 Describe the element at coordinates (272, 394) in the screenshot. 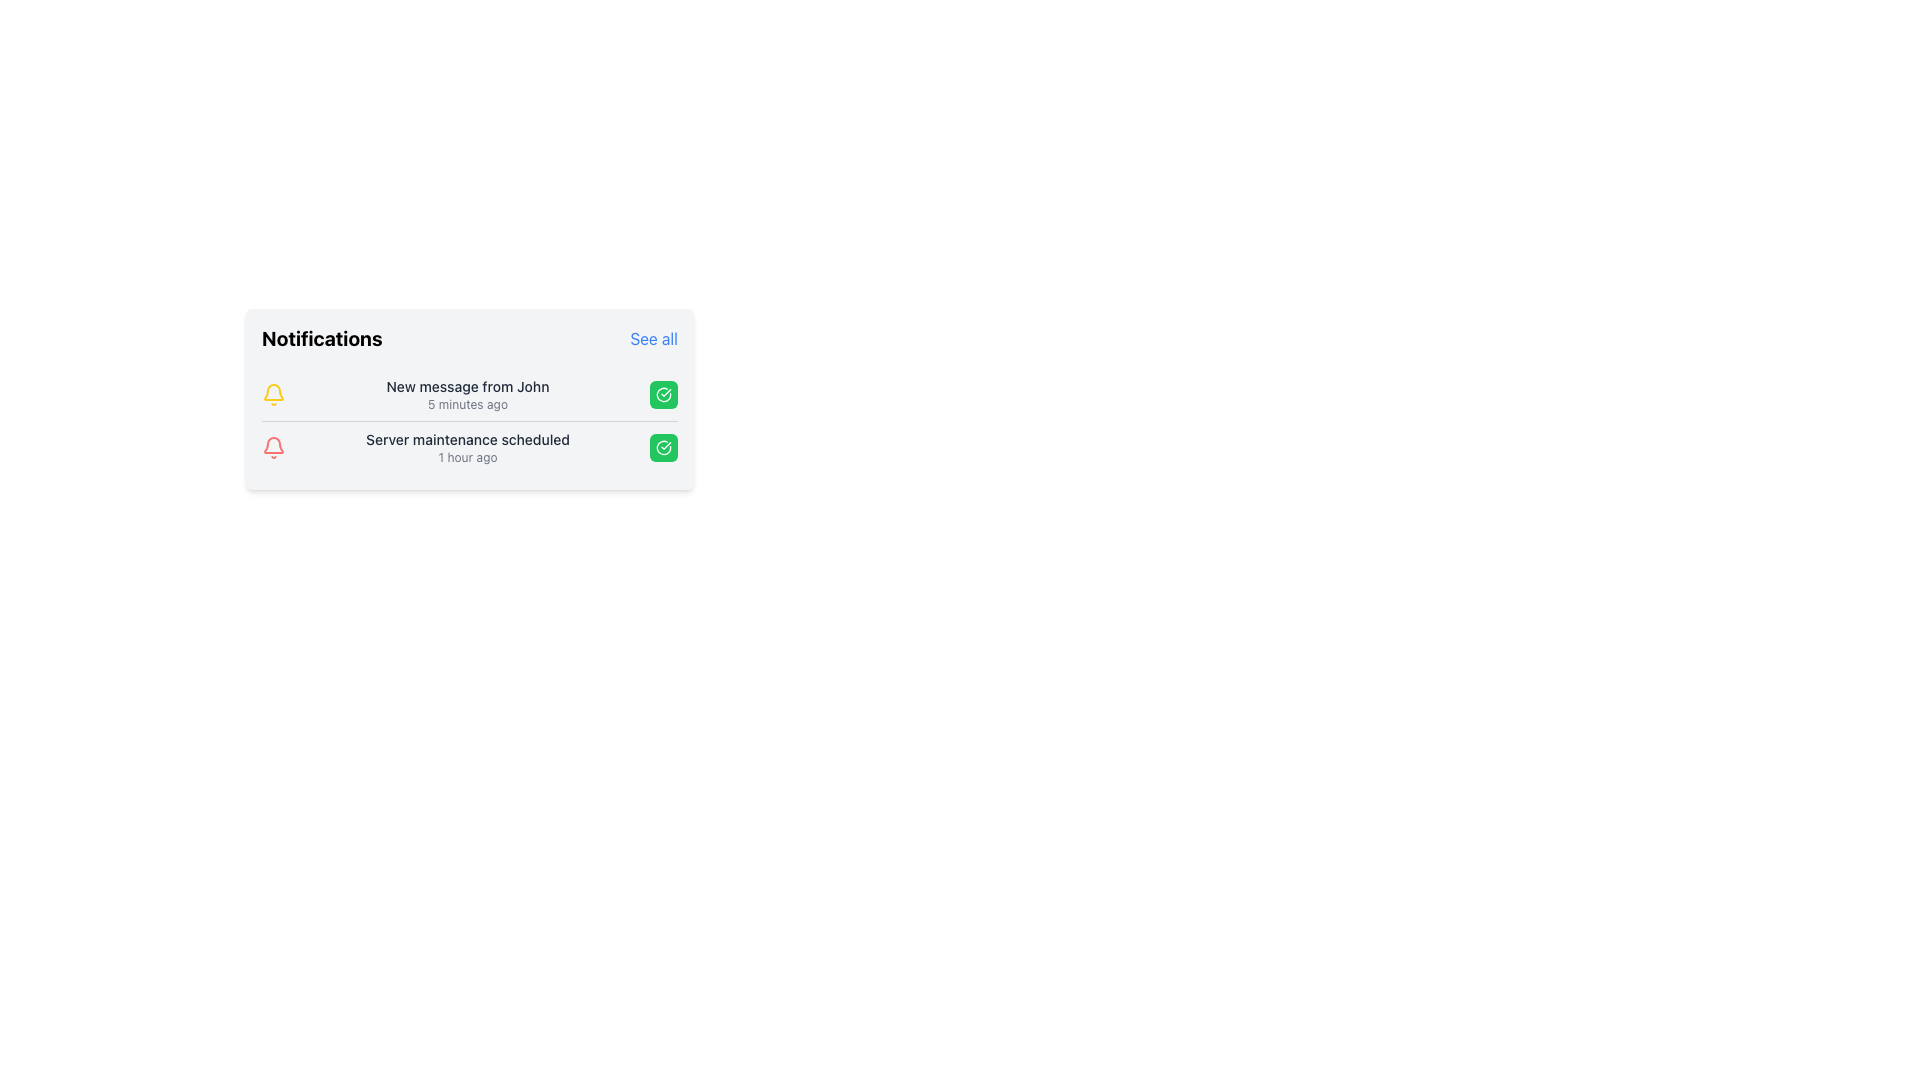

I see `the notification indicator icon located on the left side of the notification item that signals a new message from John, which is positioned within the upper entry of the Notifications list` at that location.